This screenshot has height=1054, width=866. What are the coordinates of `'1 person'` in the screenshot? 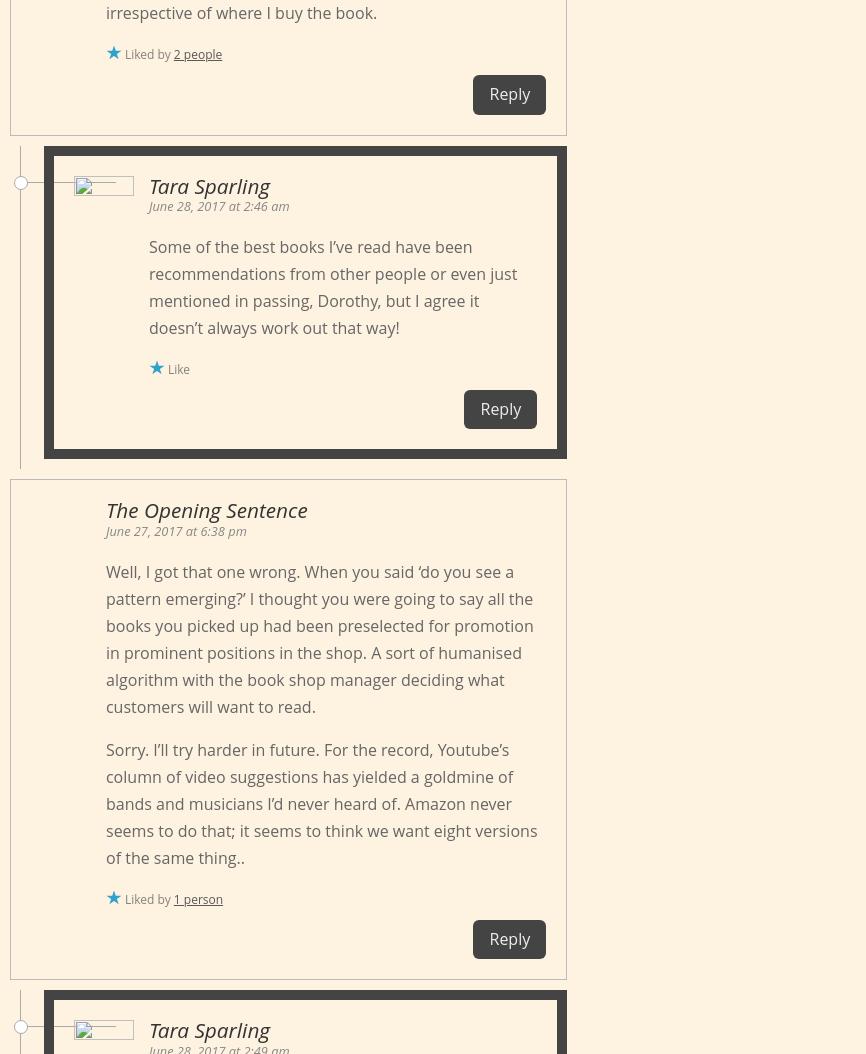 It's located at (197, 897).